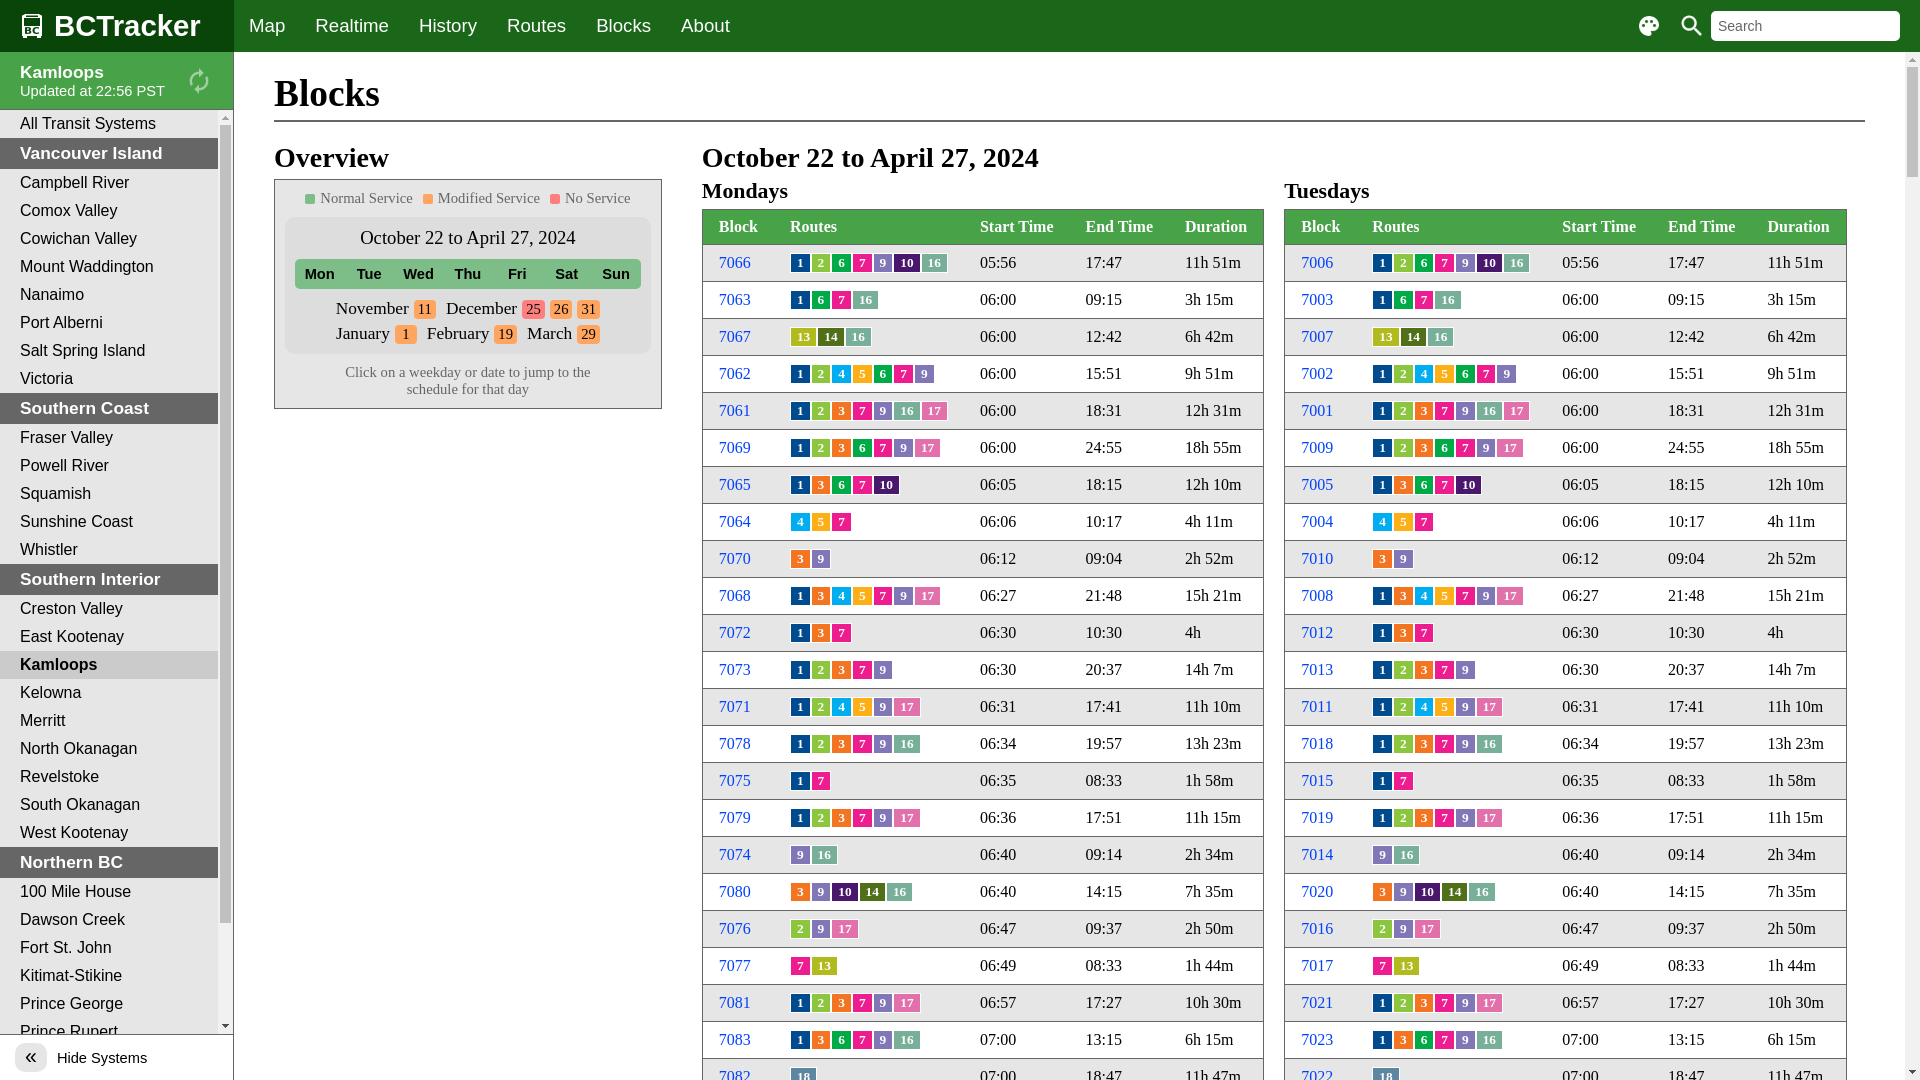 Image resolution: width=1920 pixels, height=1080 pixels. What do you see at coordinates (858, 335) in the screenshot?
I see `'16'` at bounding box center [858, 335].